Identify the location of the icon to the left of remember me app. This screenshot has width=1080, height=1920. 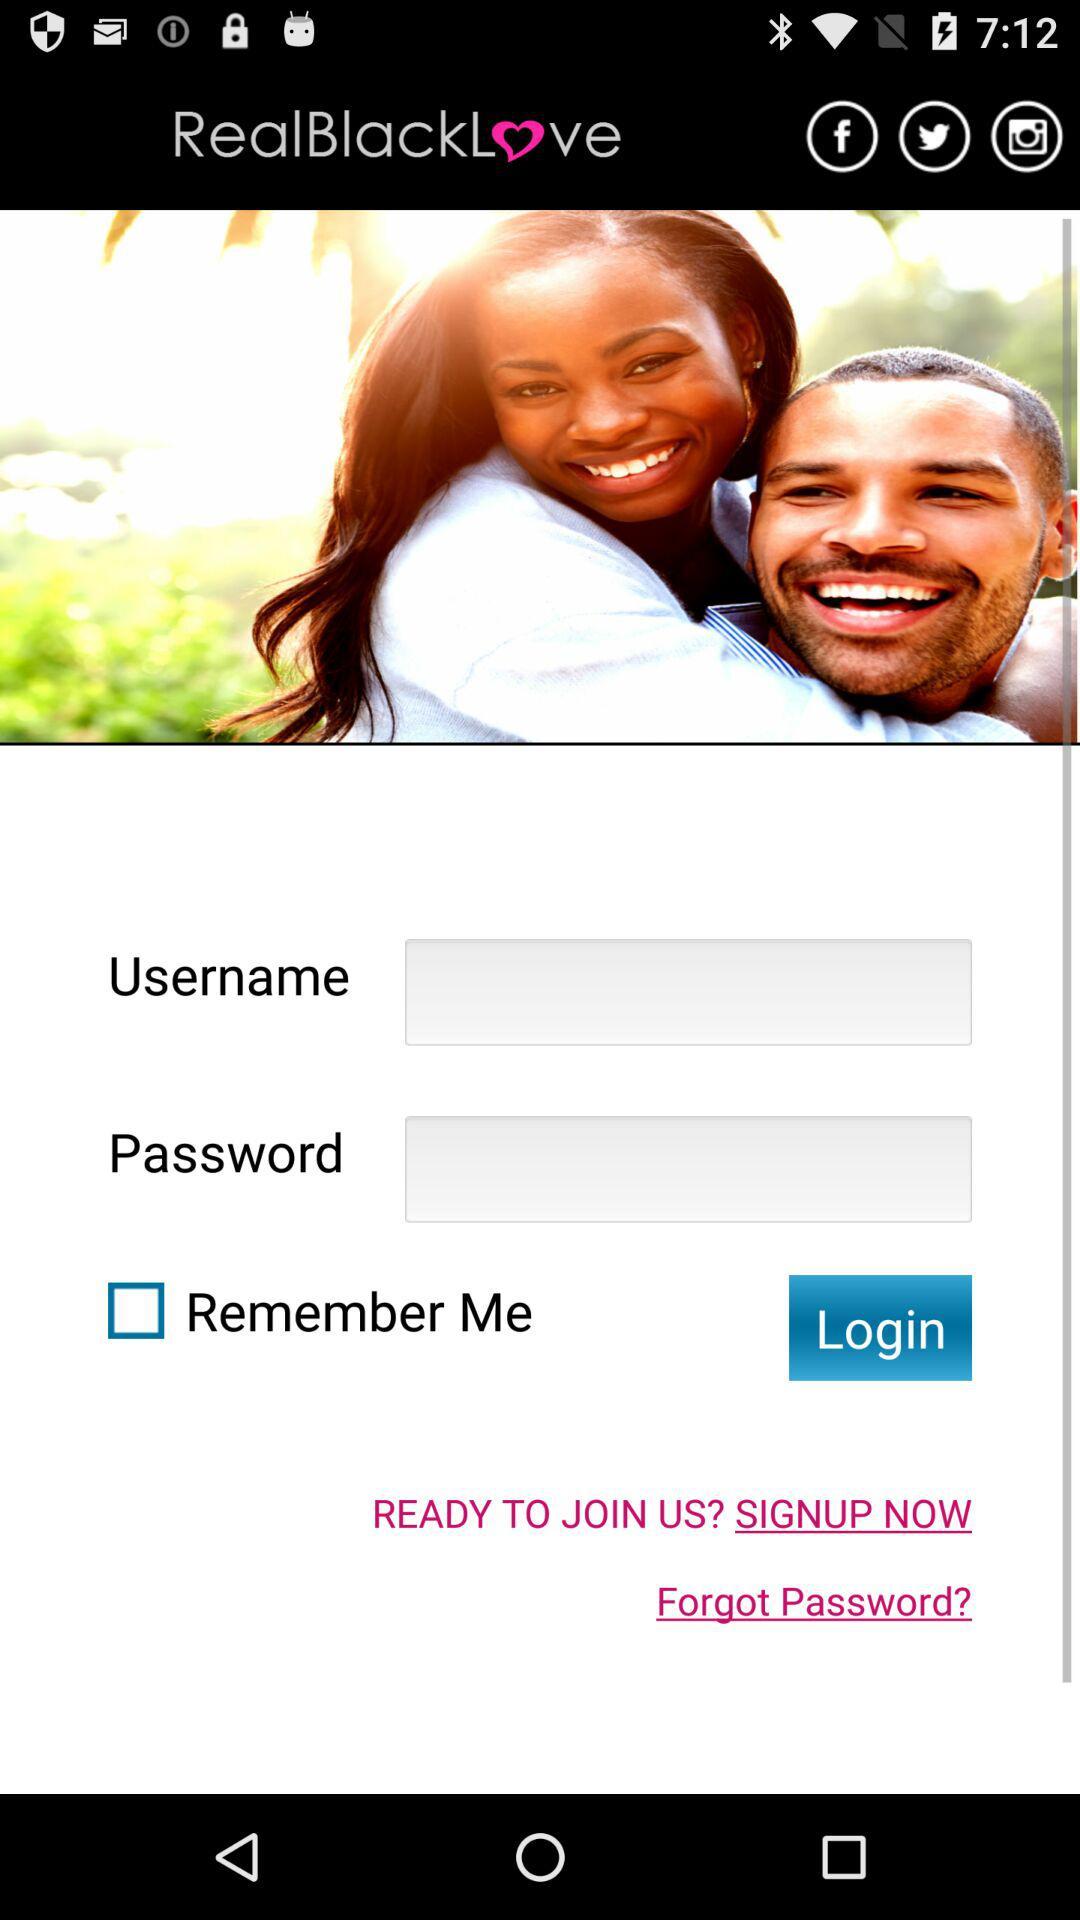
(135, 1310).